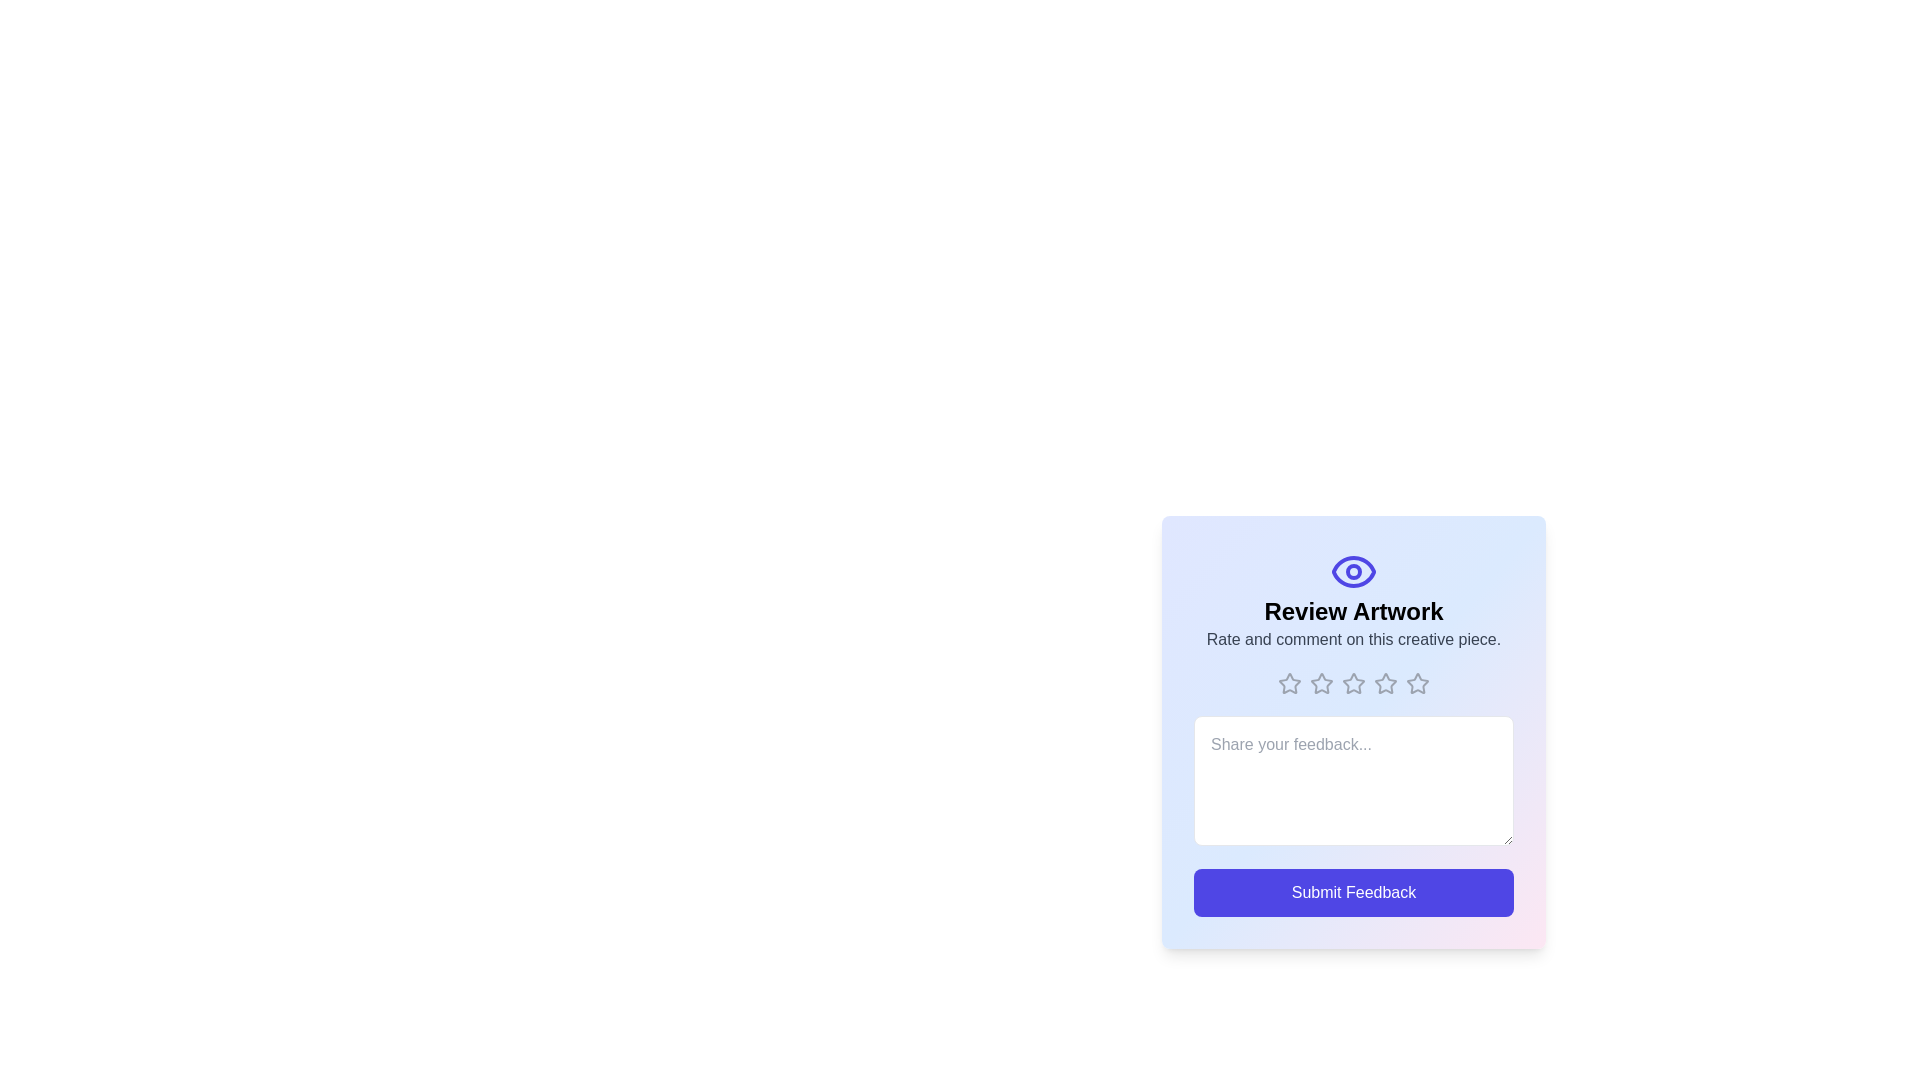 This screenshot has width=1920, height=1080. What do you see at coordinates (1353, 779) in the screenshot?
I see `the feedback textarea and type the desired feedback text` at bounding box center [1353, 779].